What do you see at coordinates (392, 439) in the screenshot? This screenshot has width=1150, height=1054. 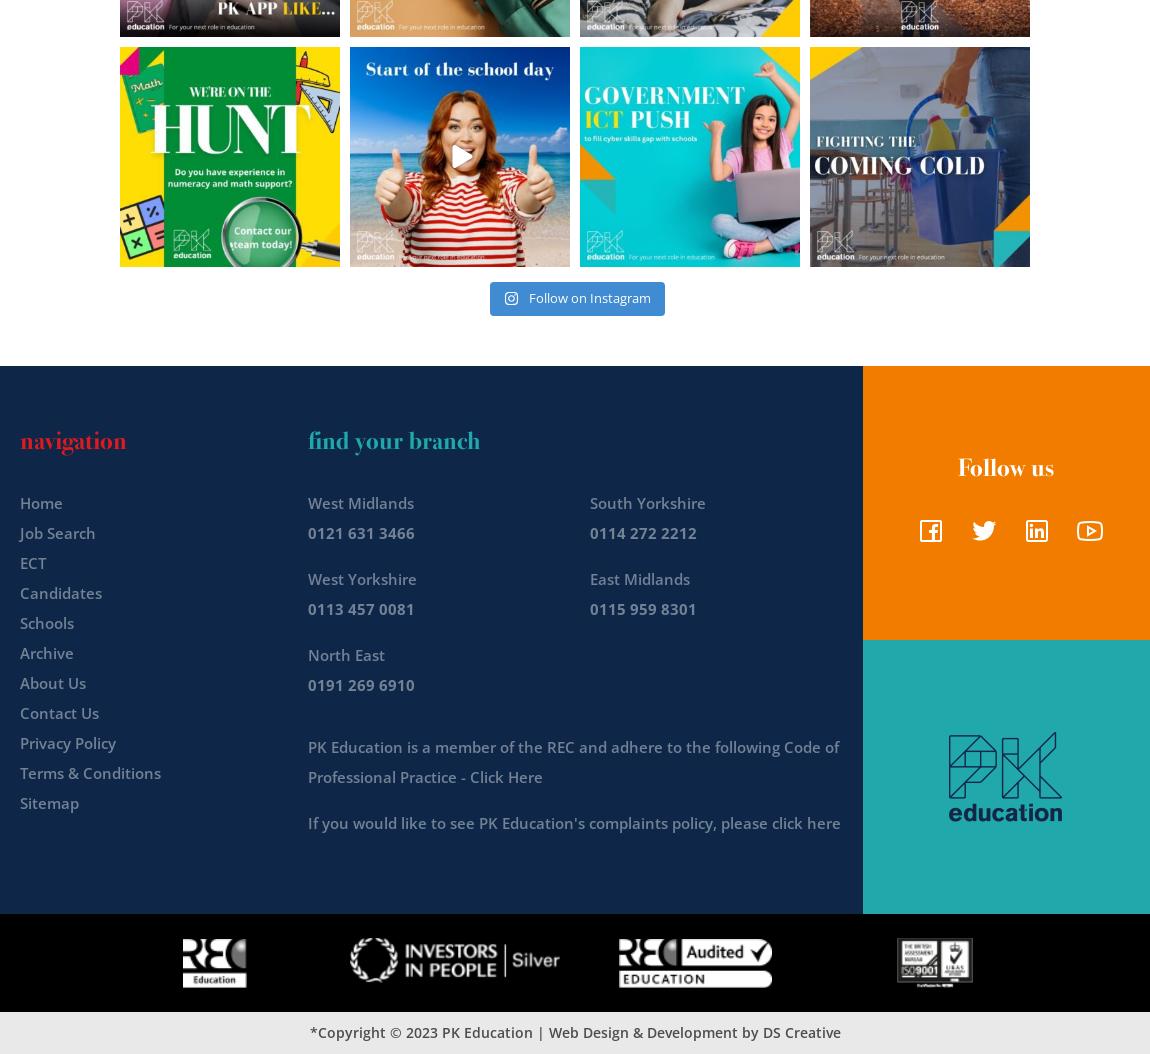 I see `'find your branch'` at bounding box center [392, 439].